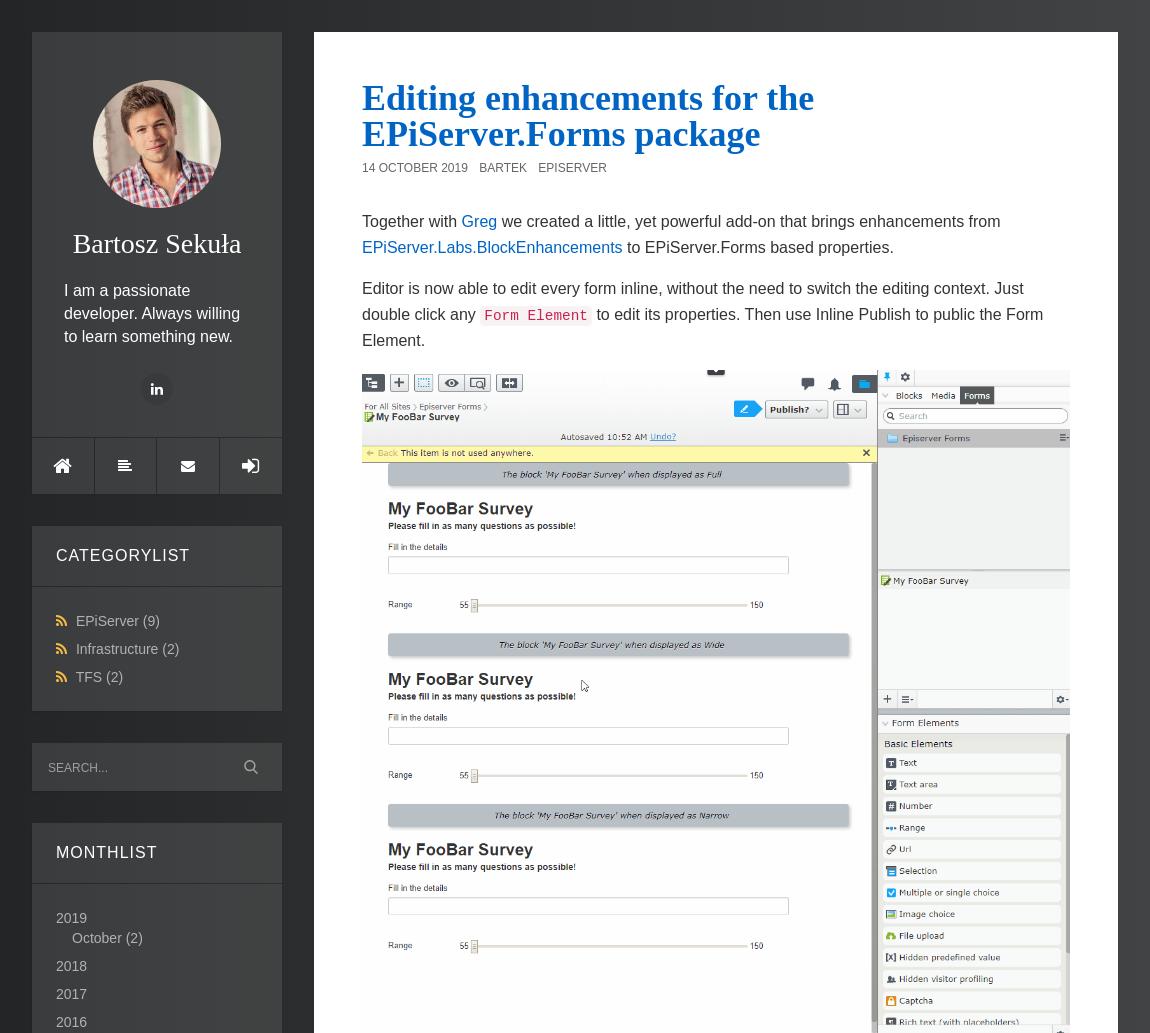 This screenshot has height=1033, width=1150. I want to click on 'Bartek', so click(502, 167).